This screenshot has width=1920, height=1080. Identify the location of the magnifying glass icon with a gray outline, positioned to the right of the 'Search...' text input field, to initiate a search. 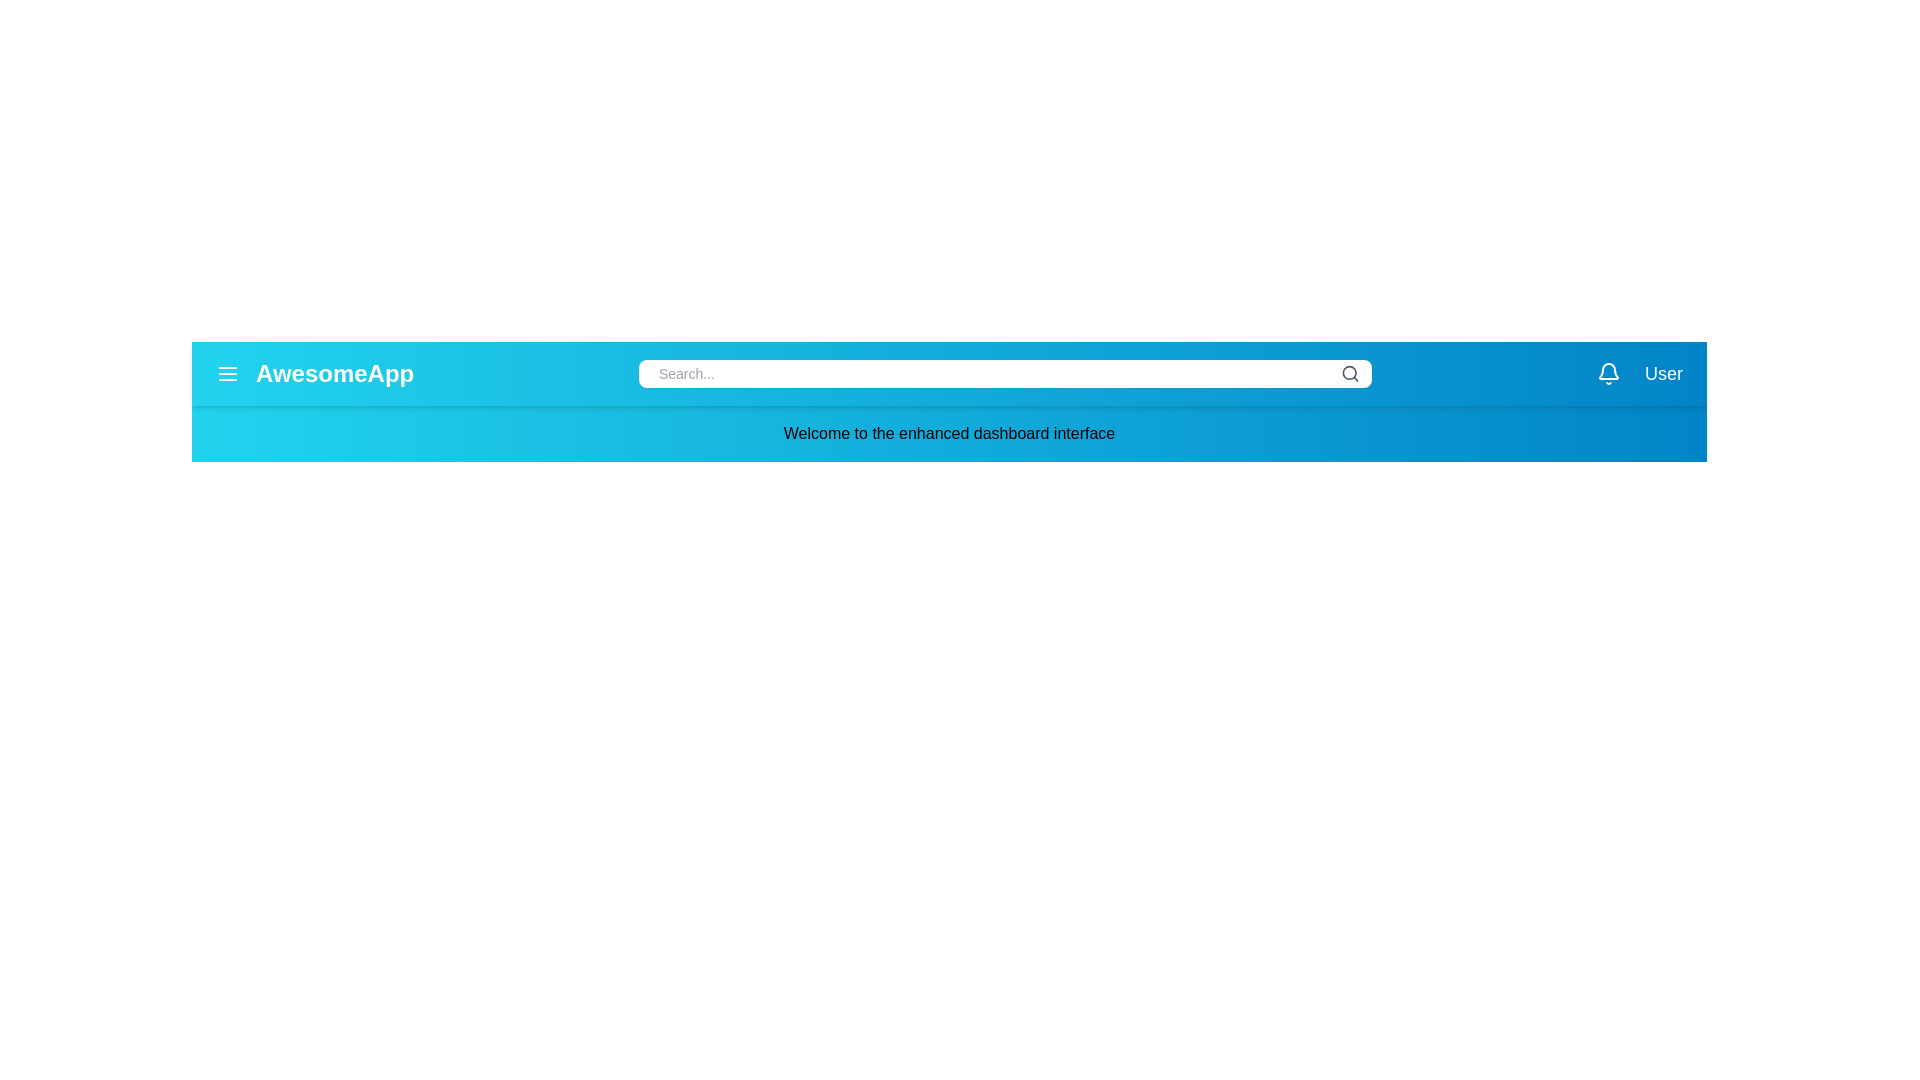
(1350, 374).